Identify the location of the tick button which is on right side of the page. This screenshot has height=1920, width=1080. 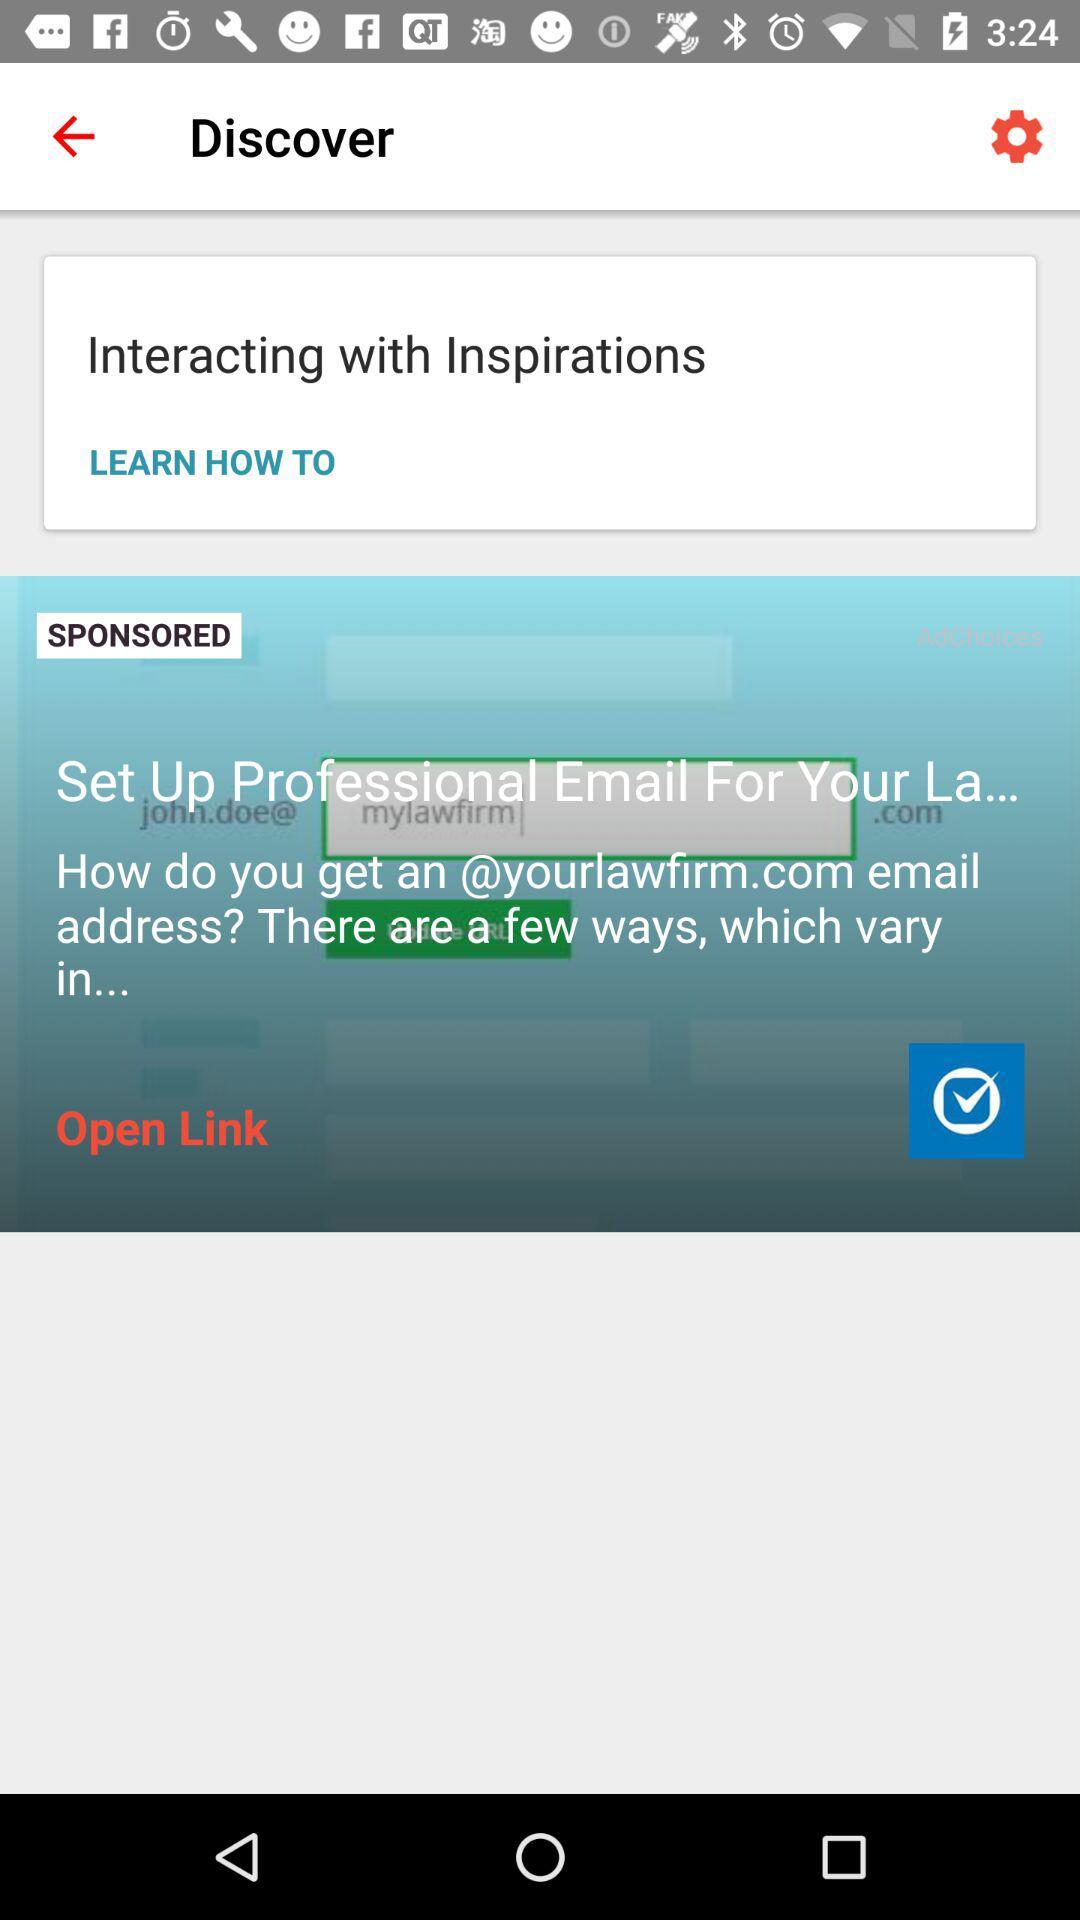
(966, 1099).